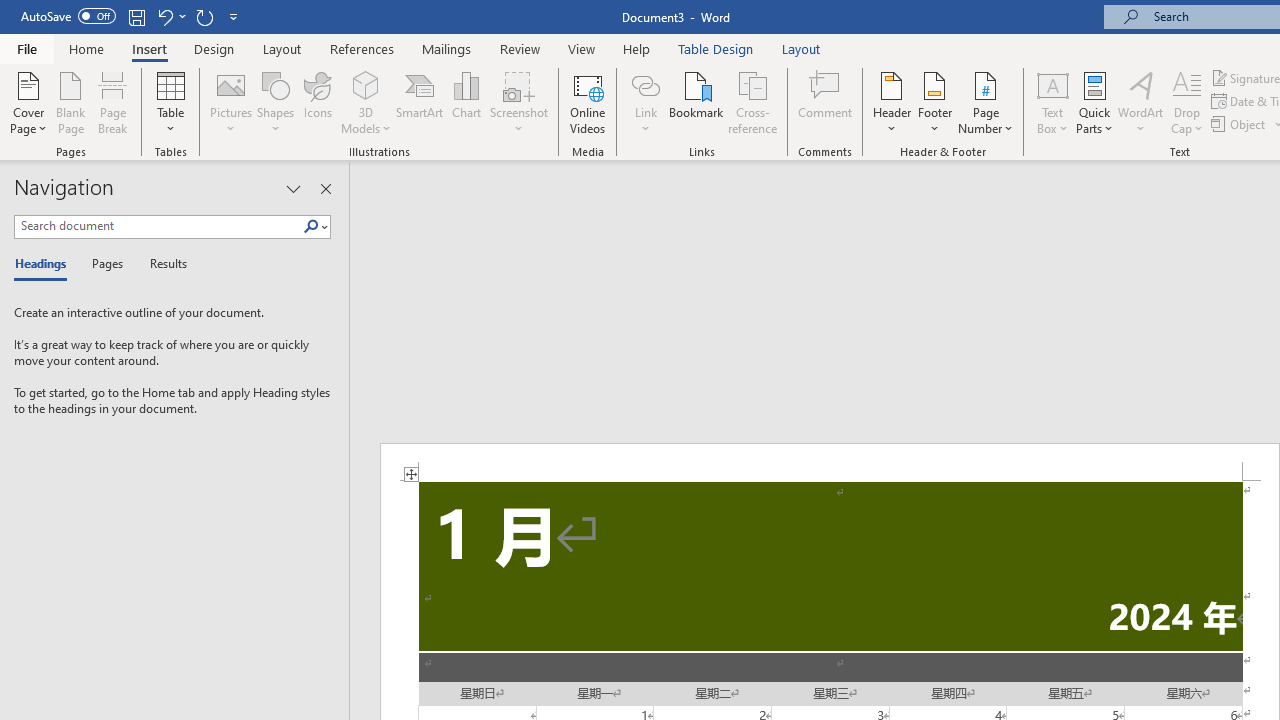  I want to click on 'Customize Quick Access Toolbar', so click(234, 16).